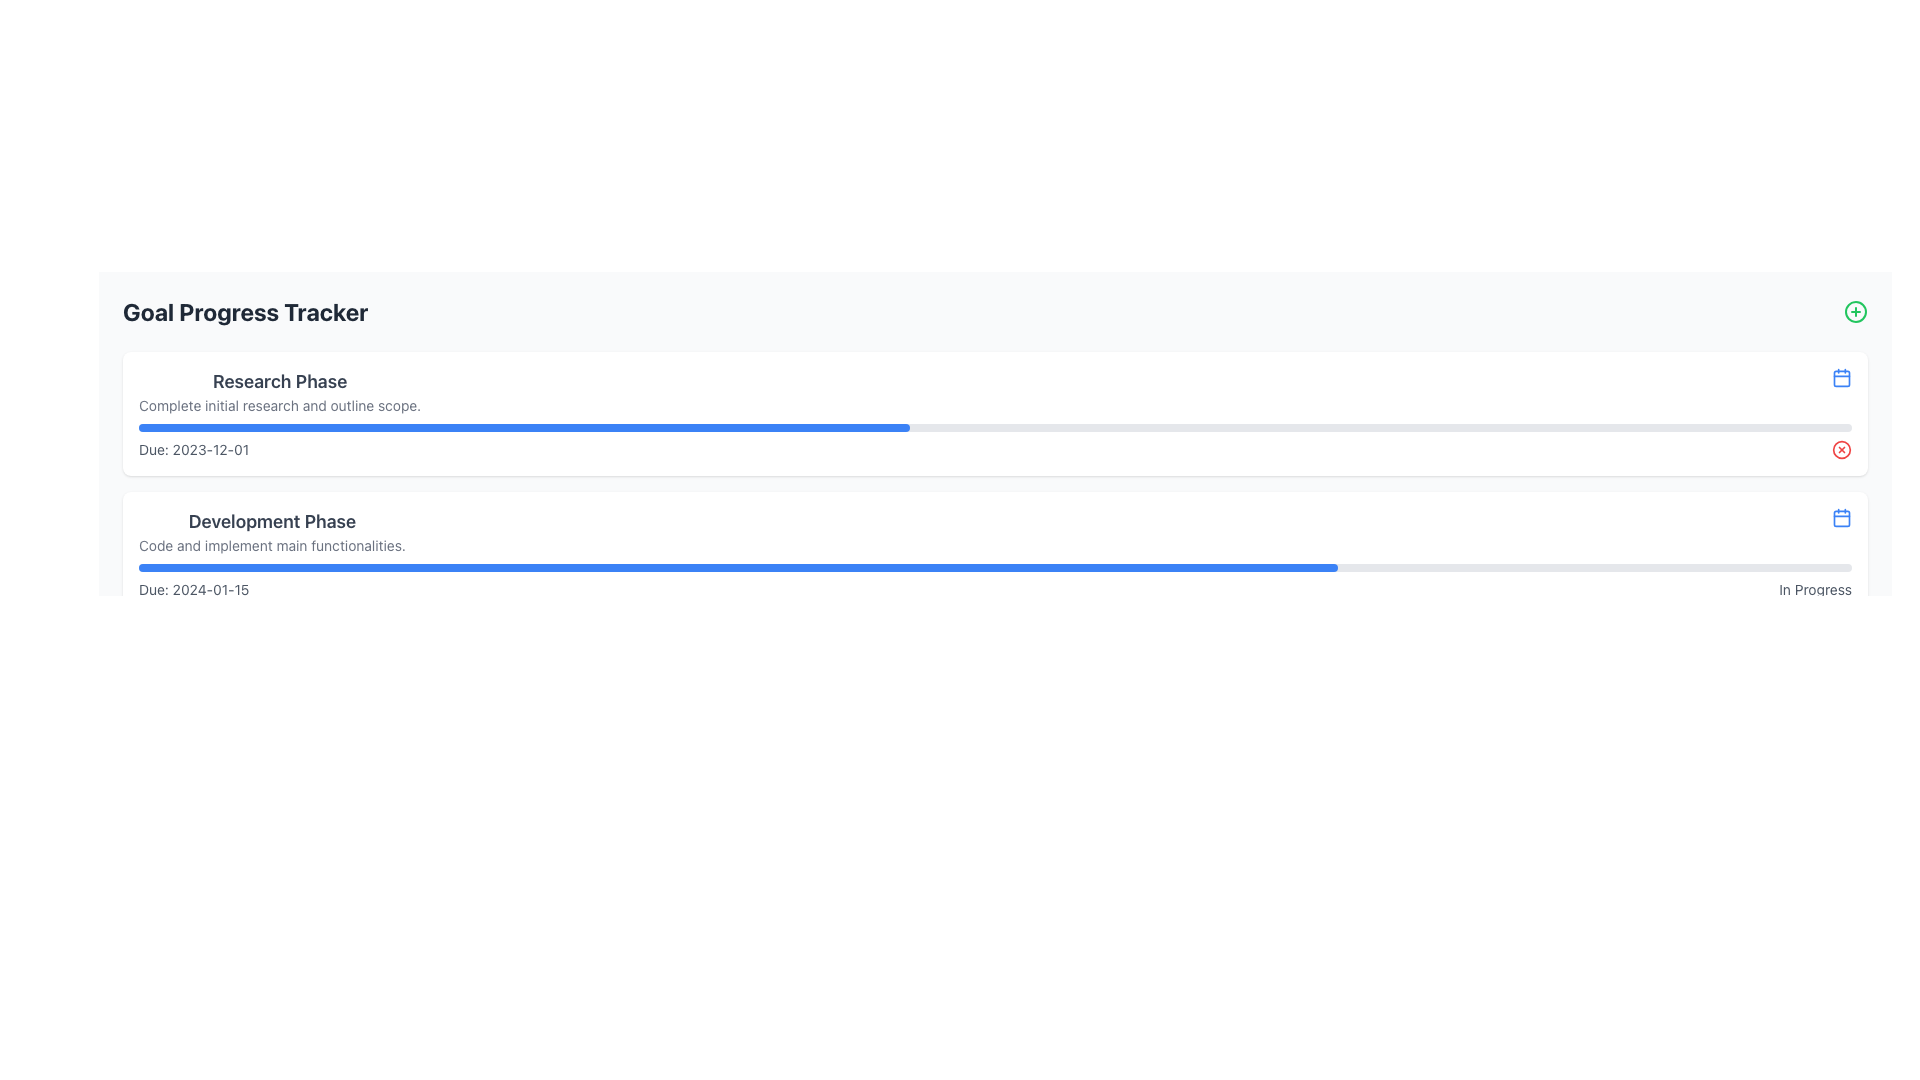 The width and height of the screenshot is (1920, 1080). What do you see at coordinates (995, 427) in the screenshot?
I see `the horizontal progress bar located in the Research Phase section, which is visually represented with a light gray background and a blue-filled portion indicating 45% progress` at bounding box center [995, 427].